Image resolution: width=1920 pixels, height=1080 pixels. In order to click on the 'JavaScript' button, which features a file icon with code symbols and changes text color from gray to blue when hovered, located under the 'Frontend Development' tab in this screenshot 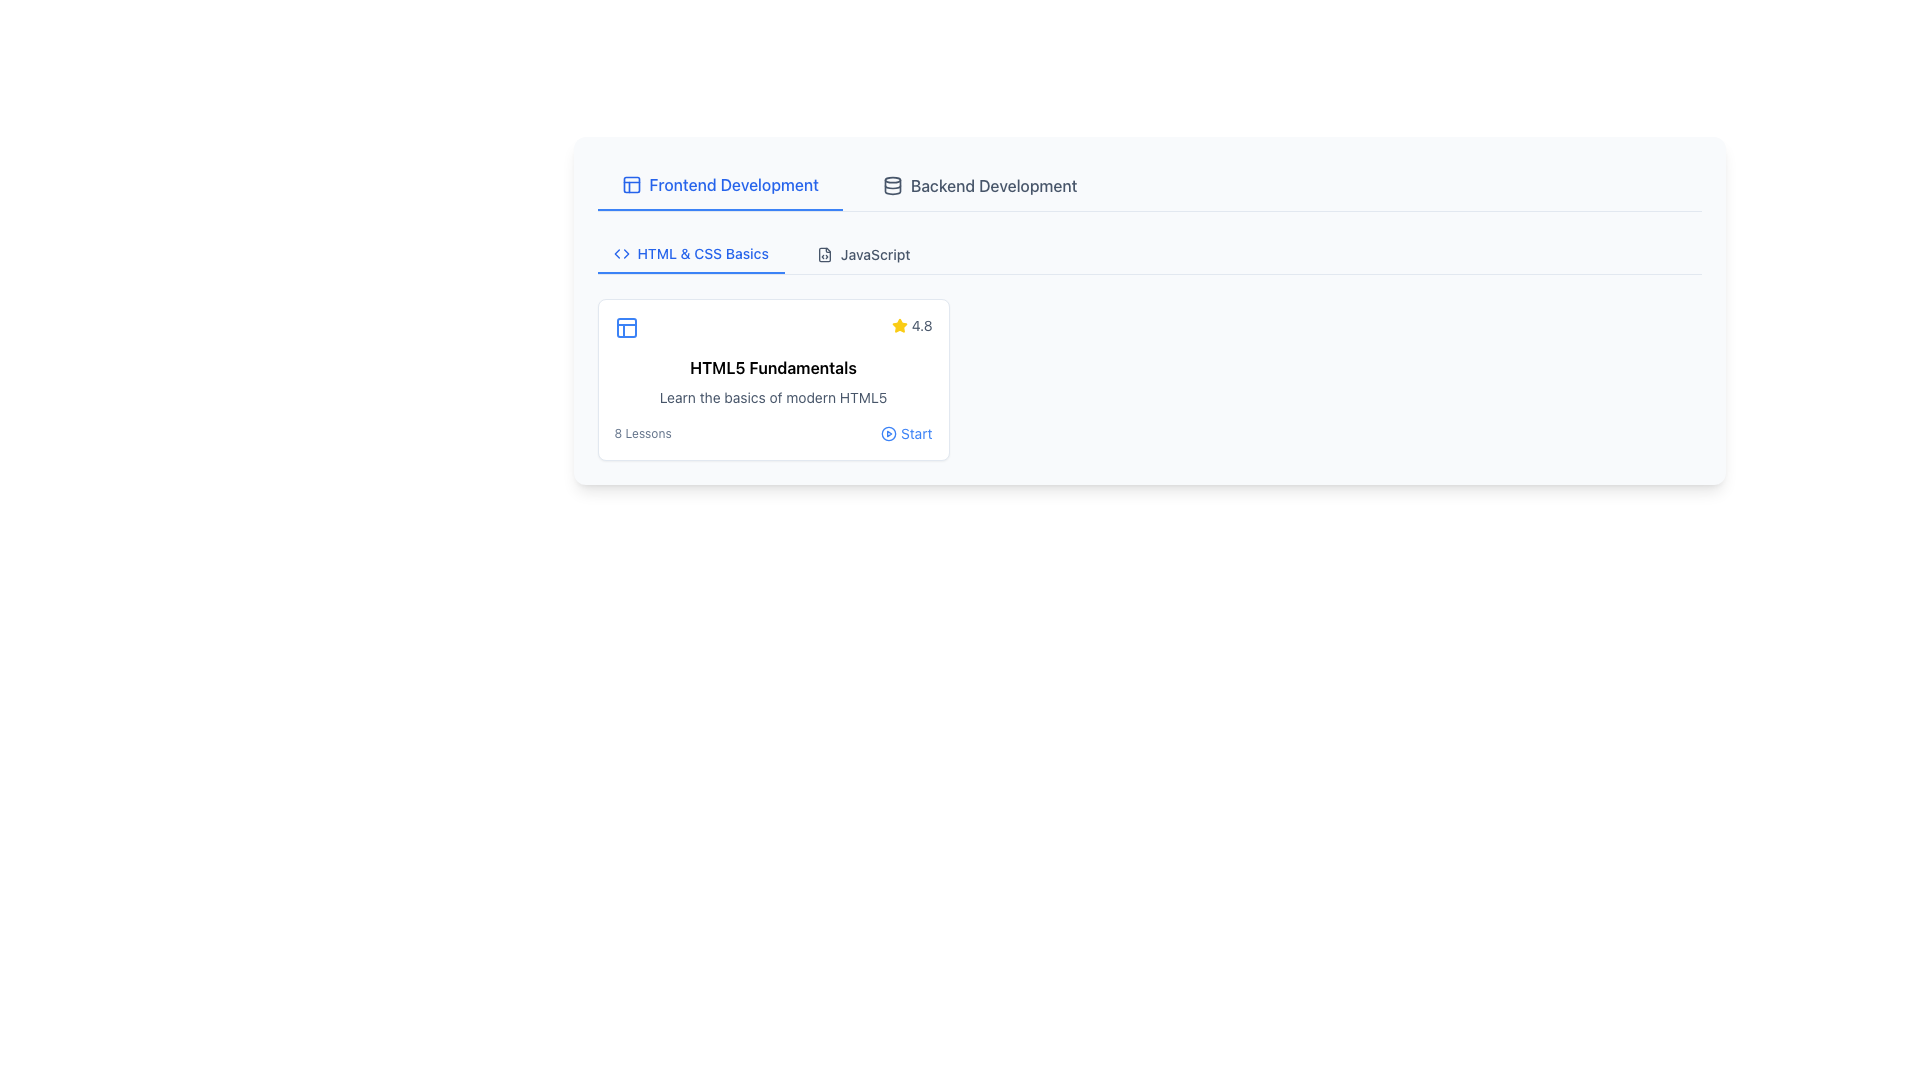, I will do `click(863, 253)`.